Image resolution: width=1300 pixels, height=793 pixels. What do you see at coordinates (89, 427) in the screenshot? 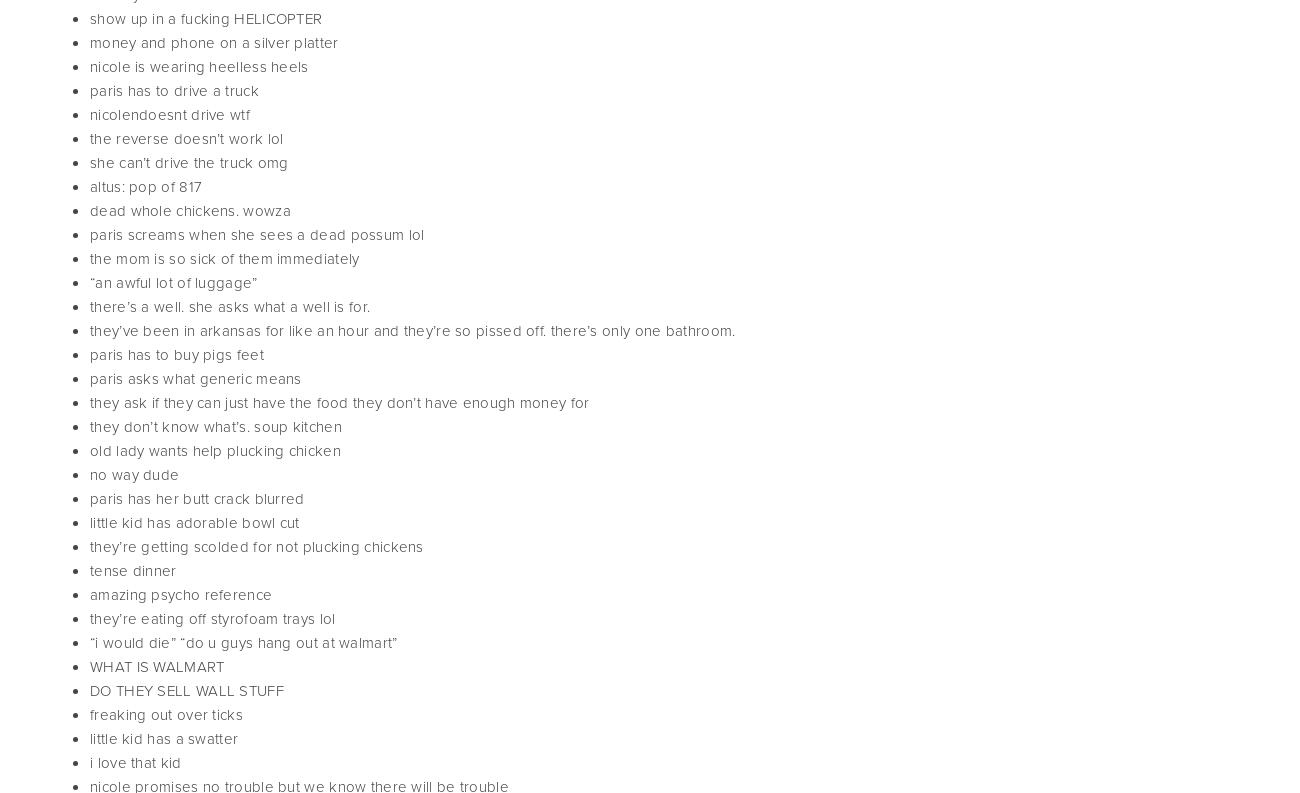
I see `'they don’t know what’s. soup kitchen'` at bounding box center [89, 427].